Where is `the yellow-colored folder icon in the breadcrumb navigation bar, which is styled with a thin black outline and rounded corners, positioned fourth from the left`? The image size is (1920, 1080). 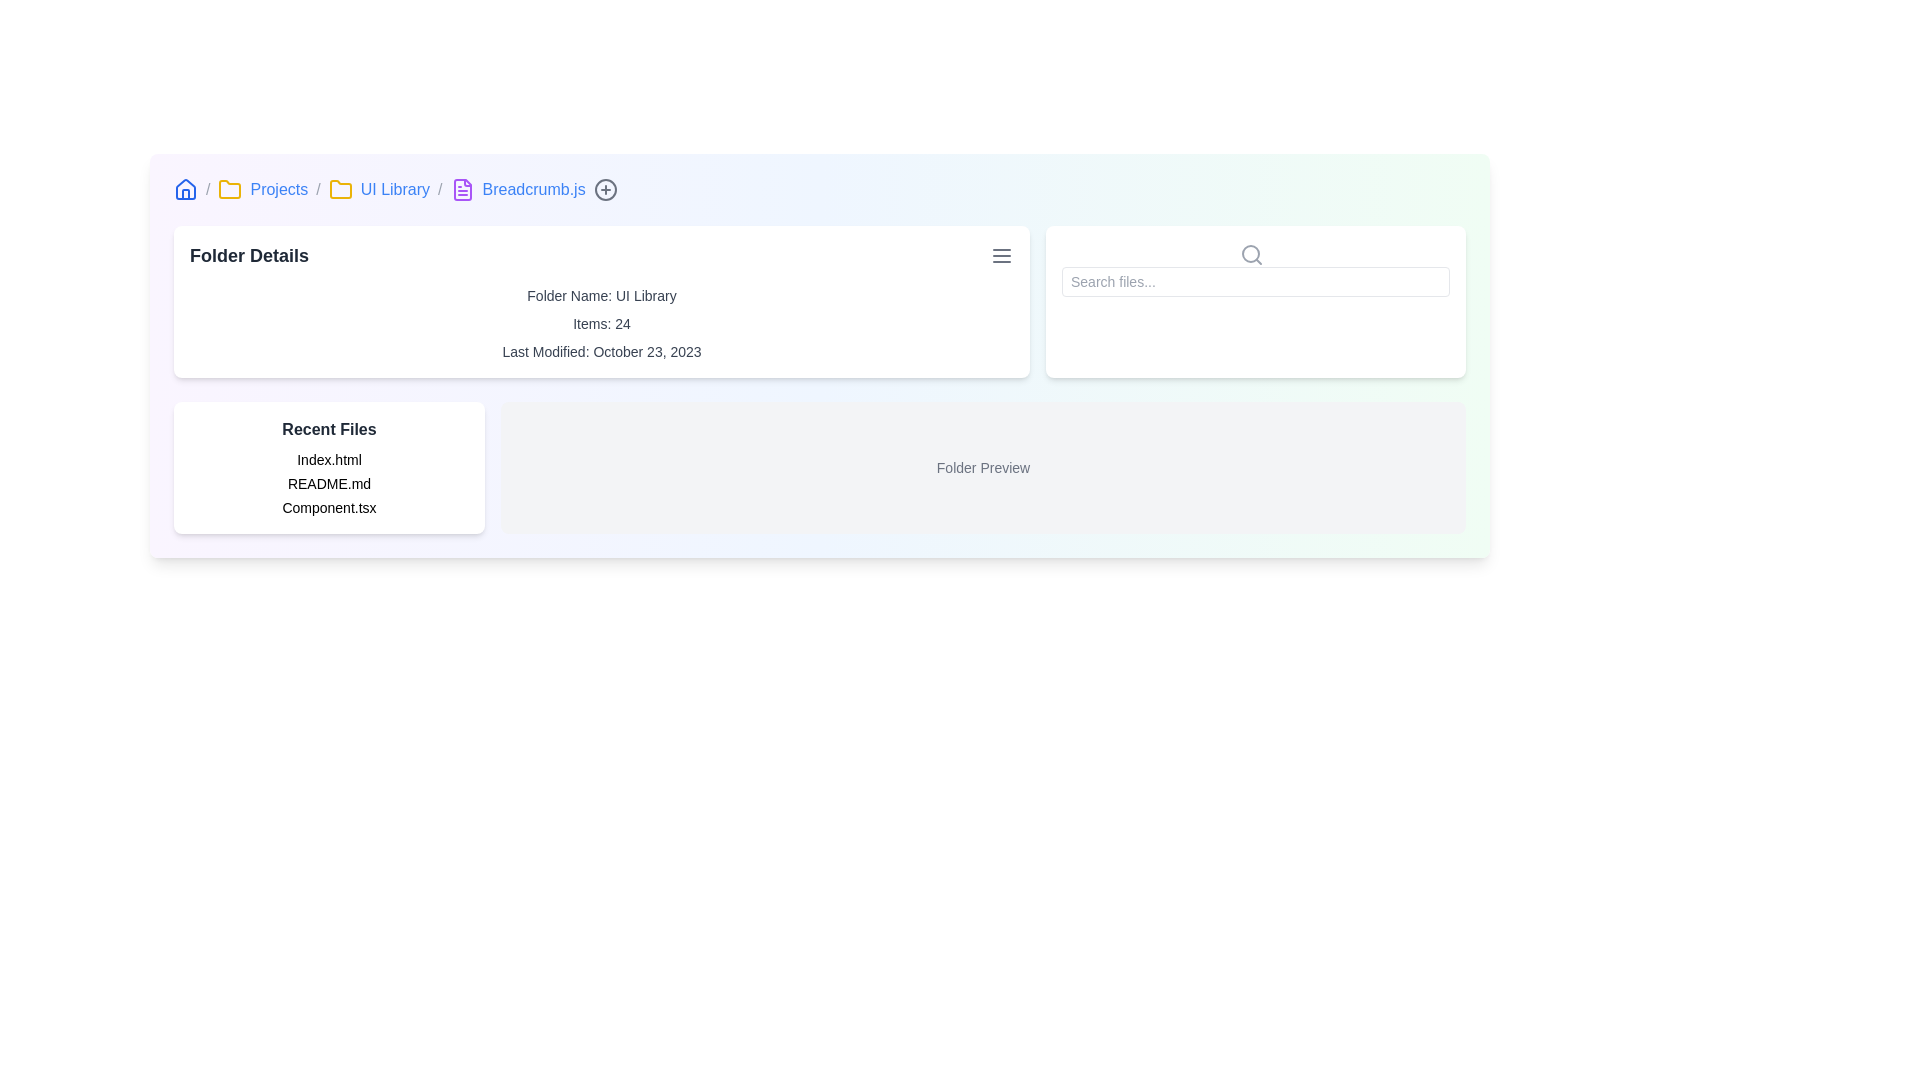
the yellow-colored folder icon in the breadcrumb navigation bar, which is styled with a thin black outline and rounded corners, positioned fourth from the left is located at coordinates (340, 189).